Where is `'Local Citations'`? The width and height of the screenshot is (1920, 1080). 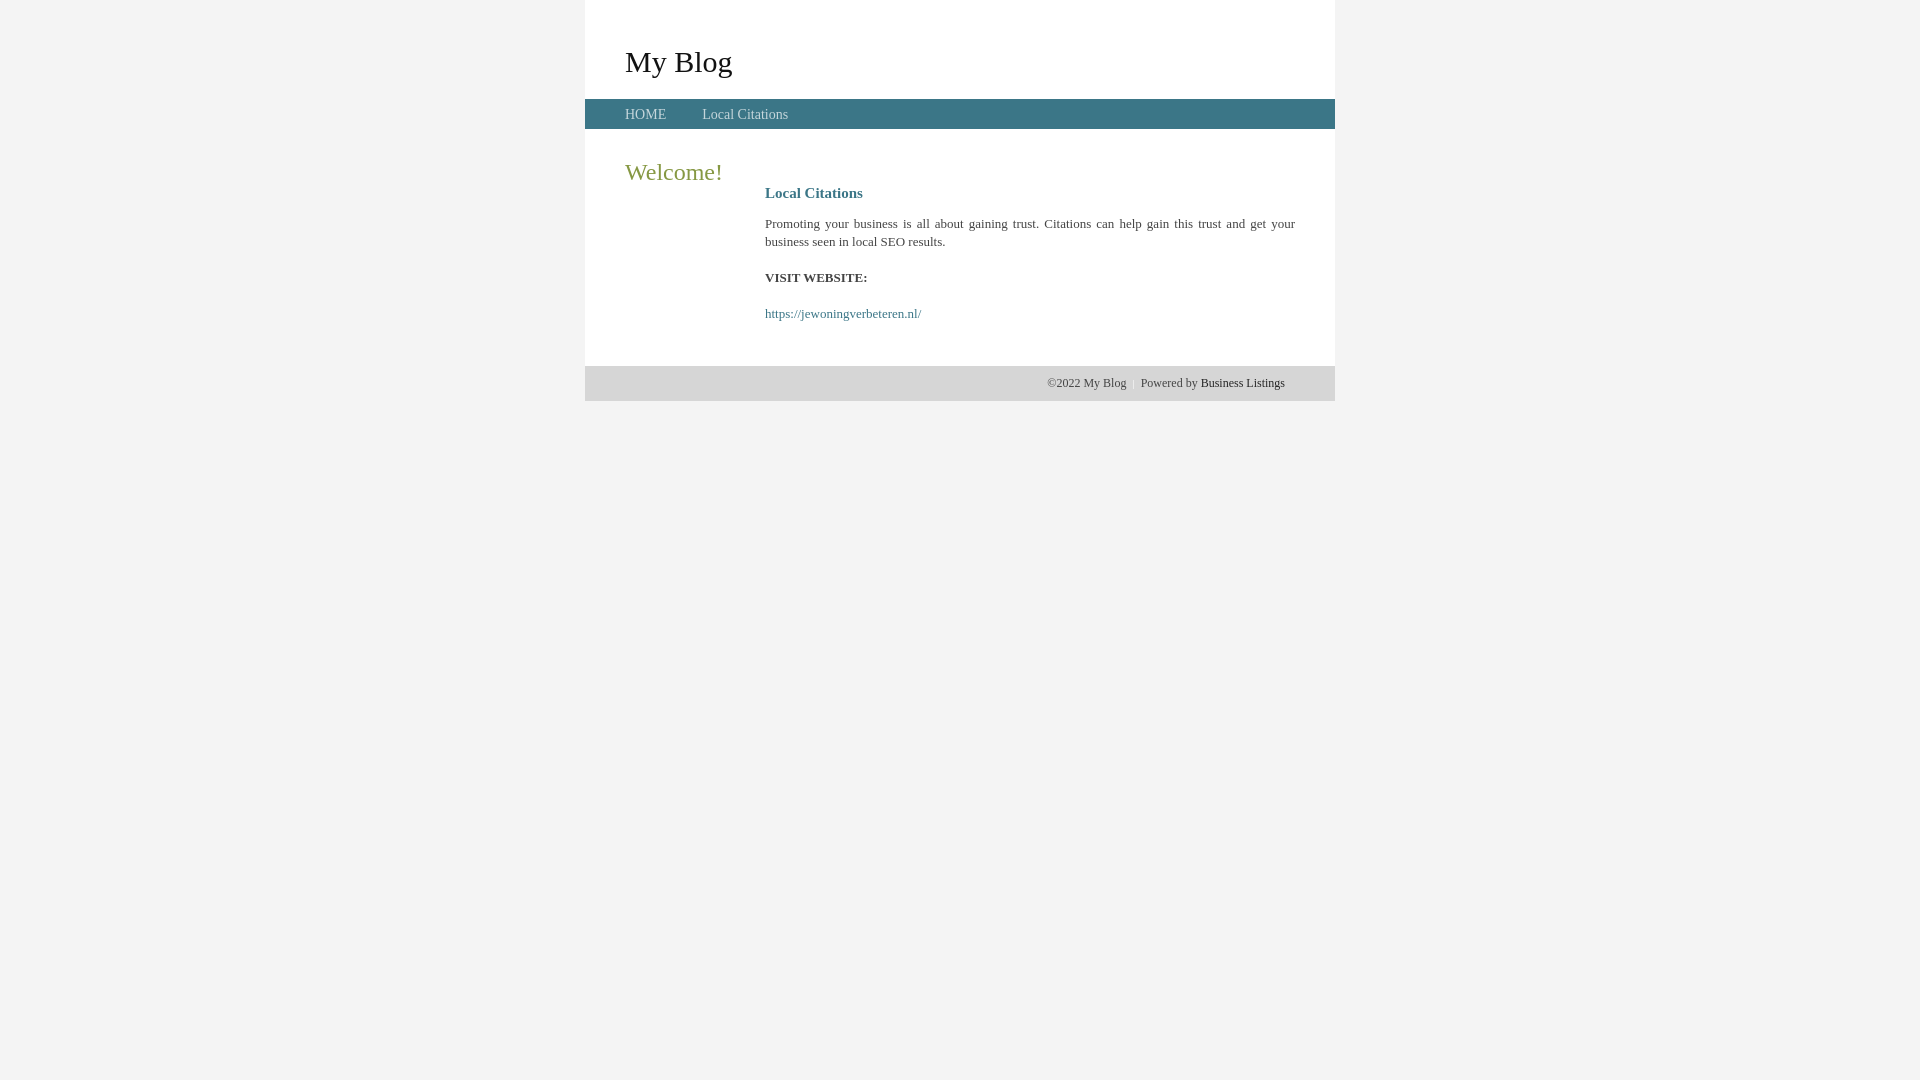 'Local Citations' is located at coordinates (743, 114).